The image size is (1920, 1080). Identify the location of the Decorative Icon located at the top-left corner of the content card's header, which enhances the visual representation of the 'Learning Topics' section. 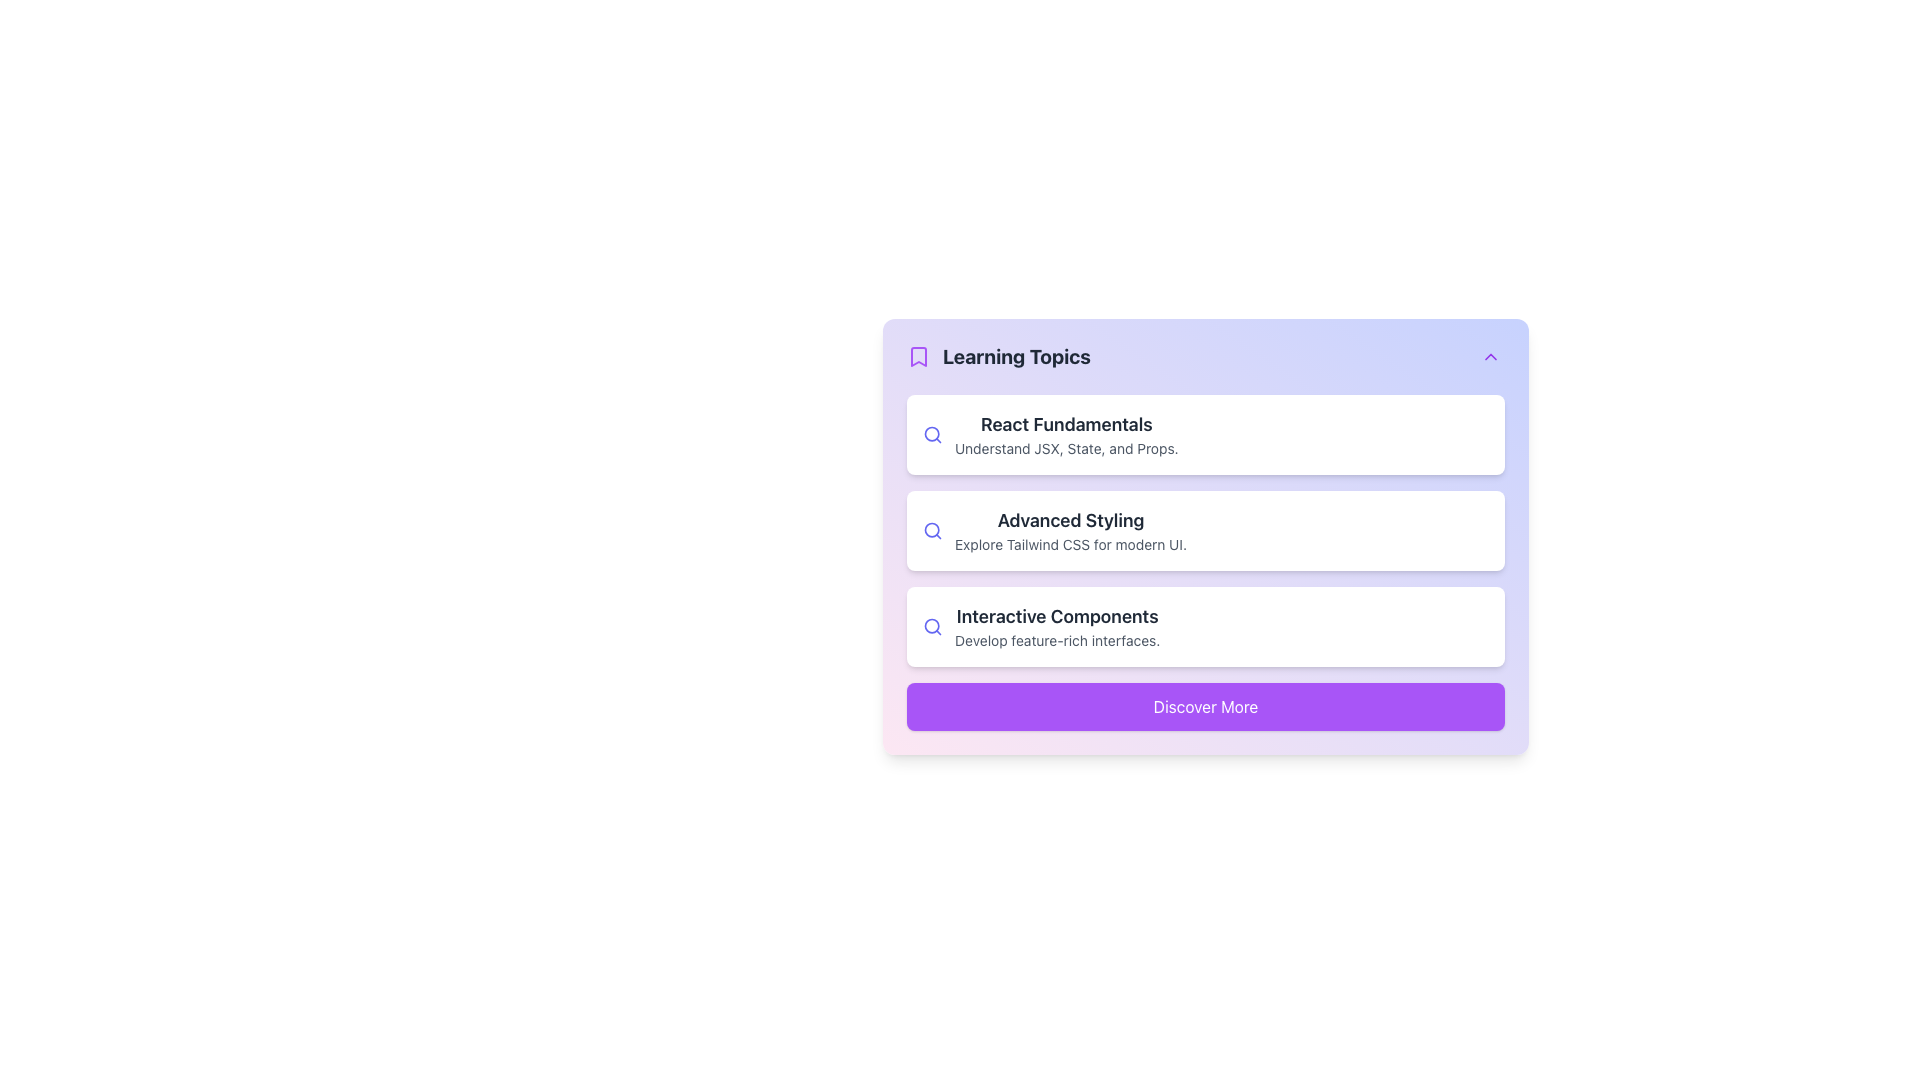
(917, 356).